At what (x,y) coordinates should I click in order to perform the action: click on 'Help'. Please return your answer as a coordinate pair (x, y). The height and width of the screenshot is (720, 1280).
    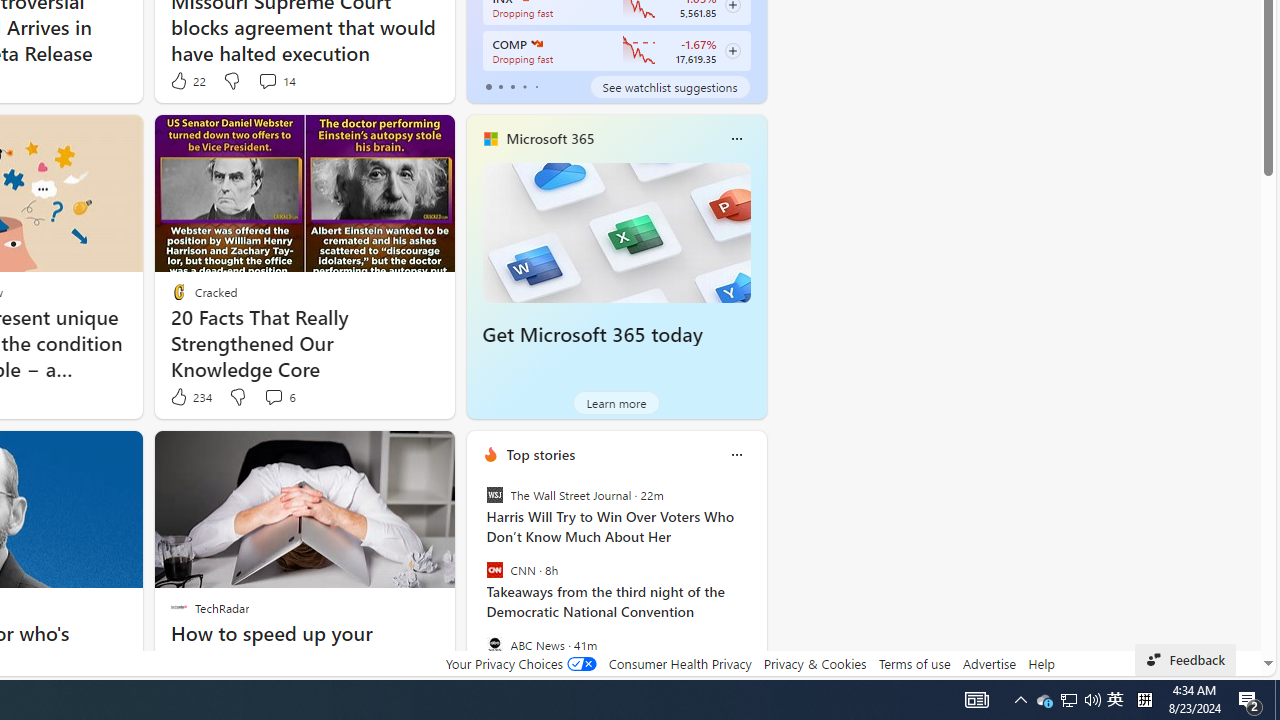
    Looking at the image, I should click on (1040, 663).